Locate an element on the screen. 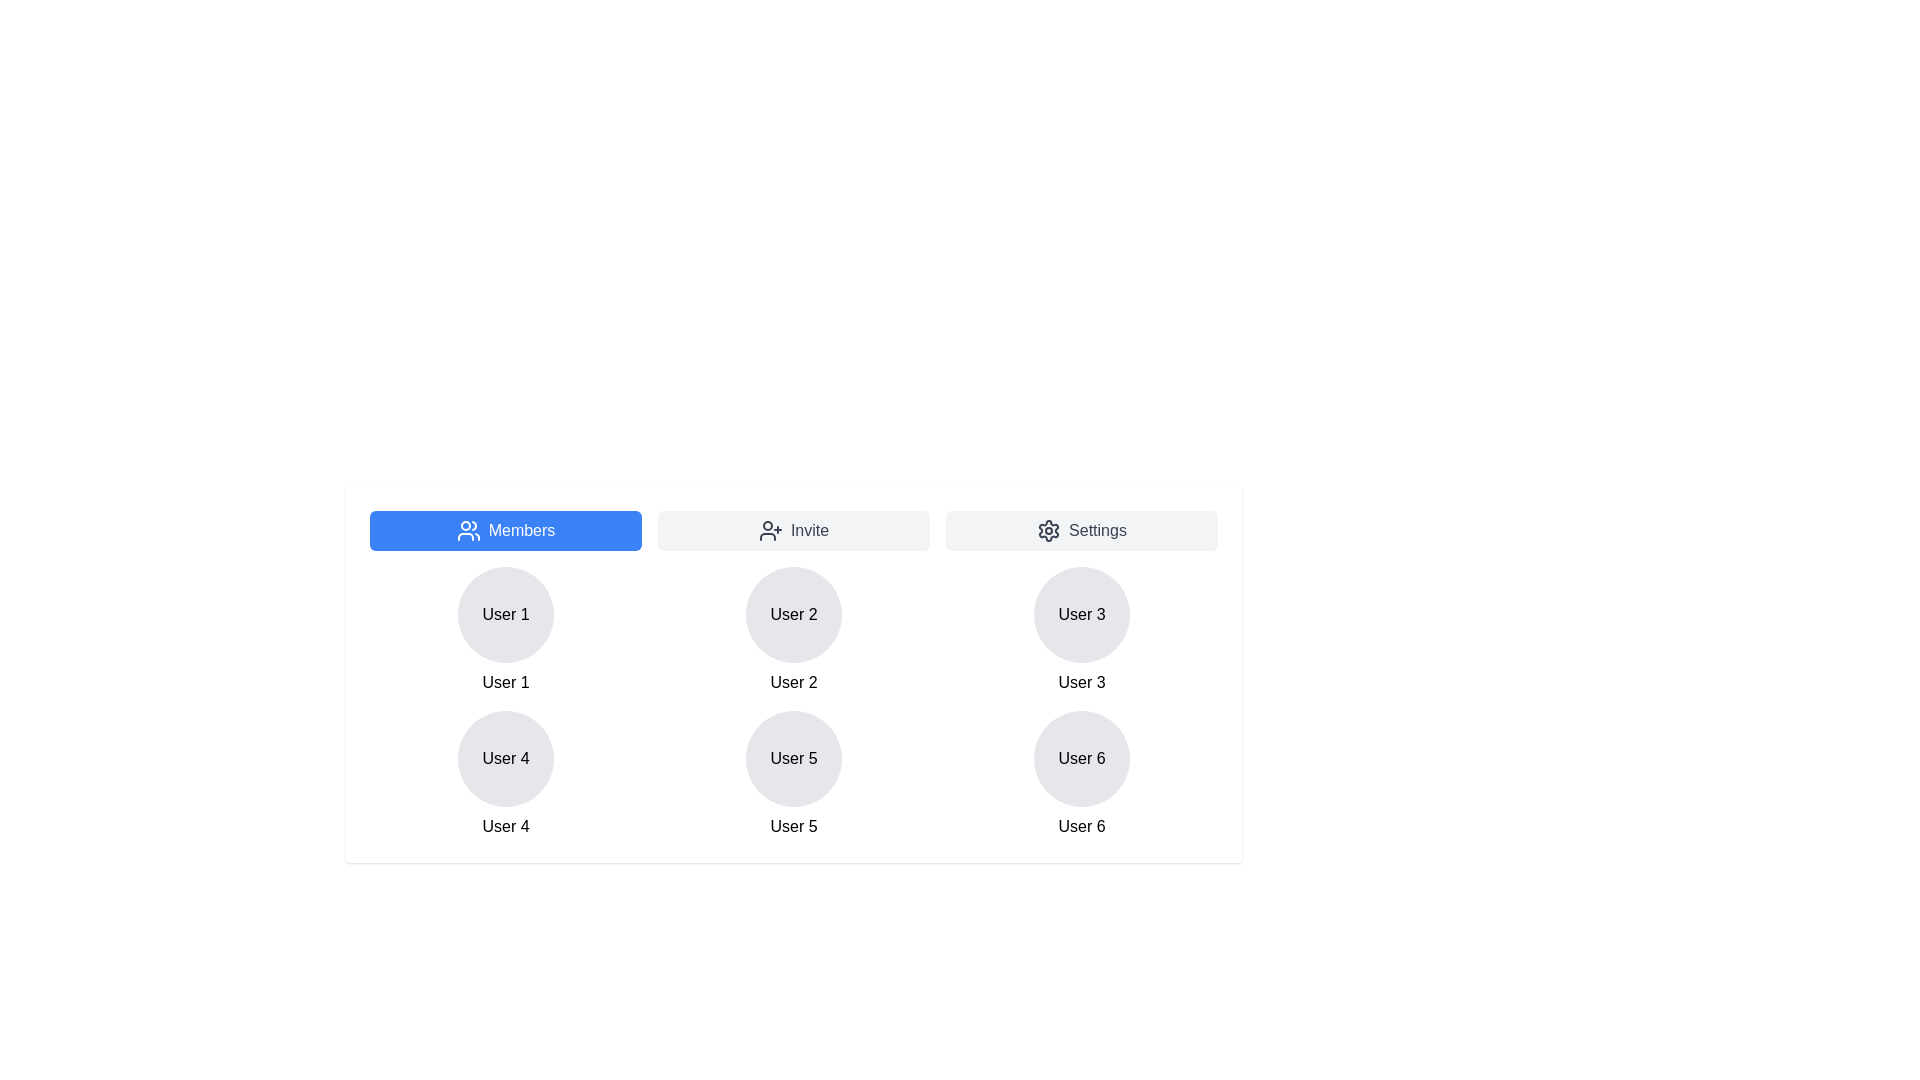  the gear icon located in the upper-right section of the interface, beneath the header is located at coordinates (1048, 530).